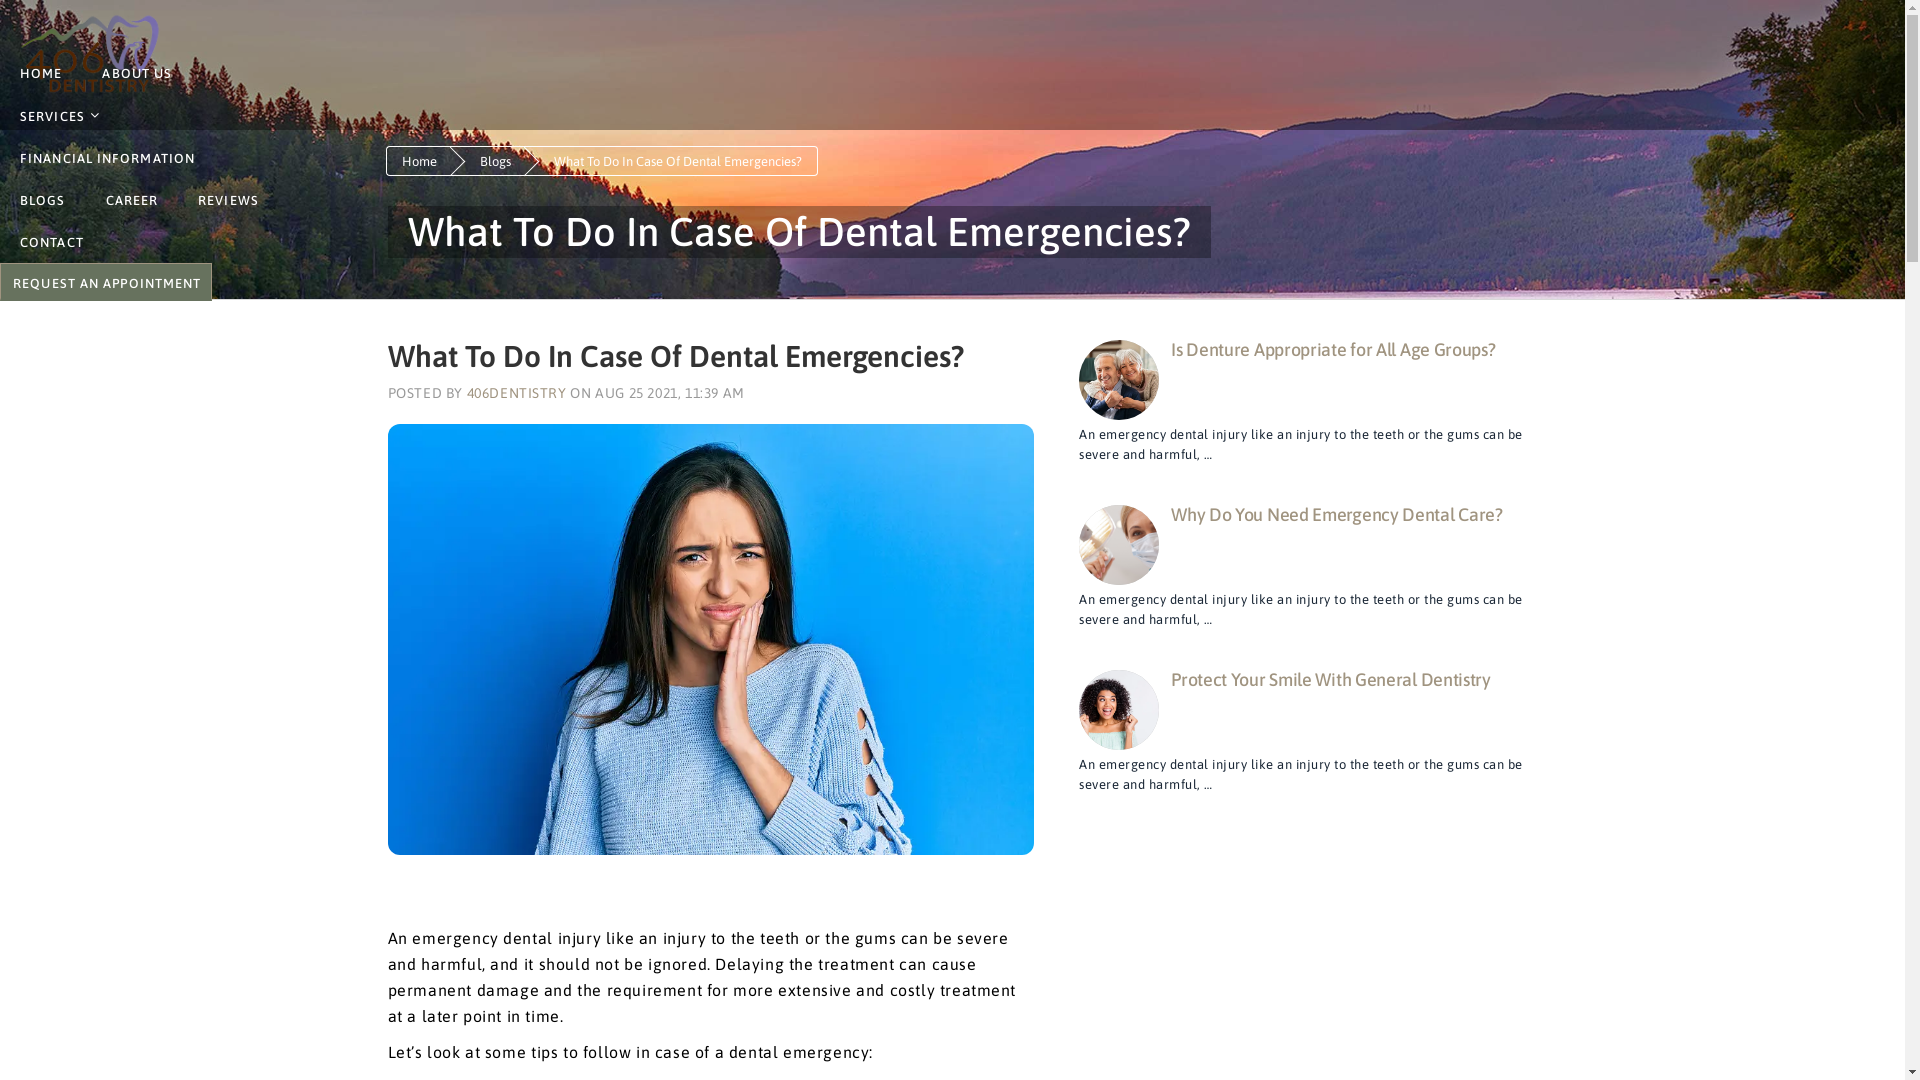  What do you see at coordinates (136, 72) in the screenshot?
I see `'ABOUT US'` at bounding box center [136, 72].